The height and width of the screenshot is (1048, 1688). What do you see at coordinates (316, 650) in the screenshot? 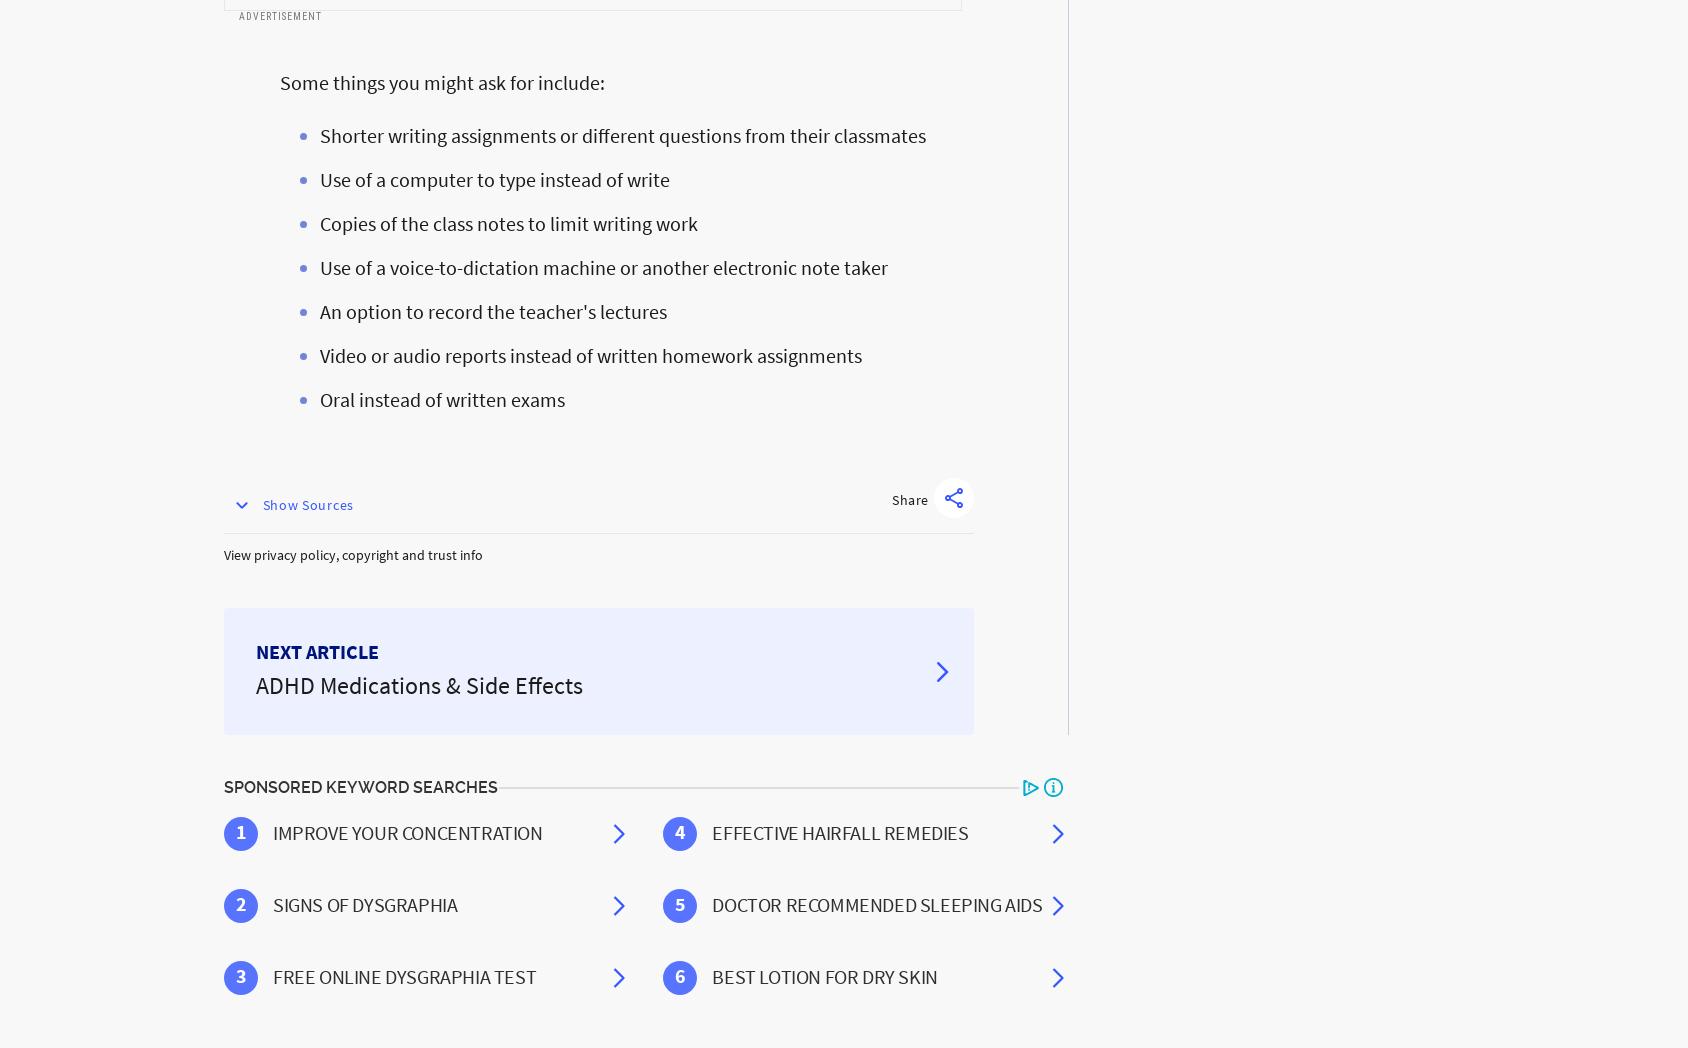
I see `'Next Article'` at bounding box center [316, 650].